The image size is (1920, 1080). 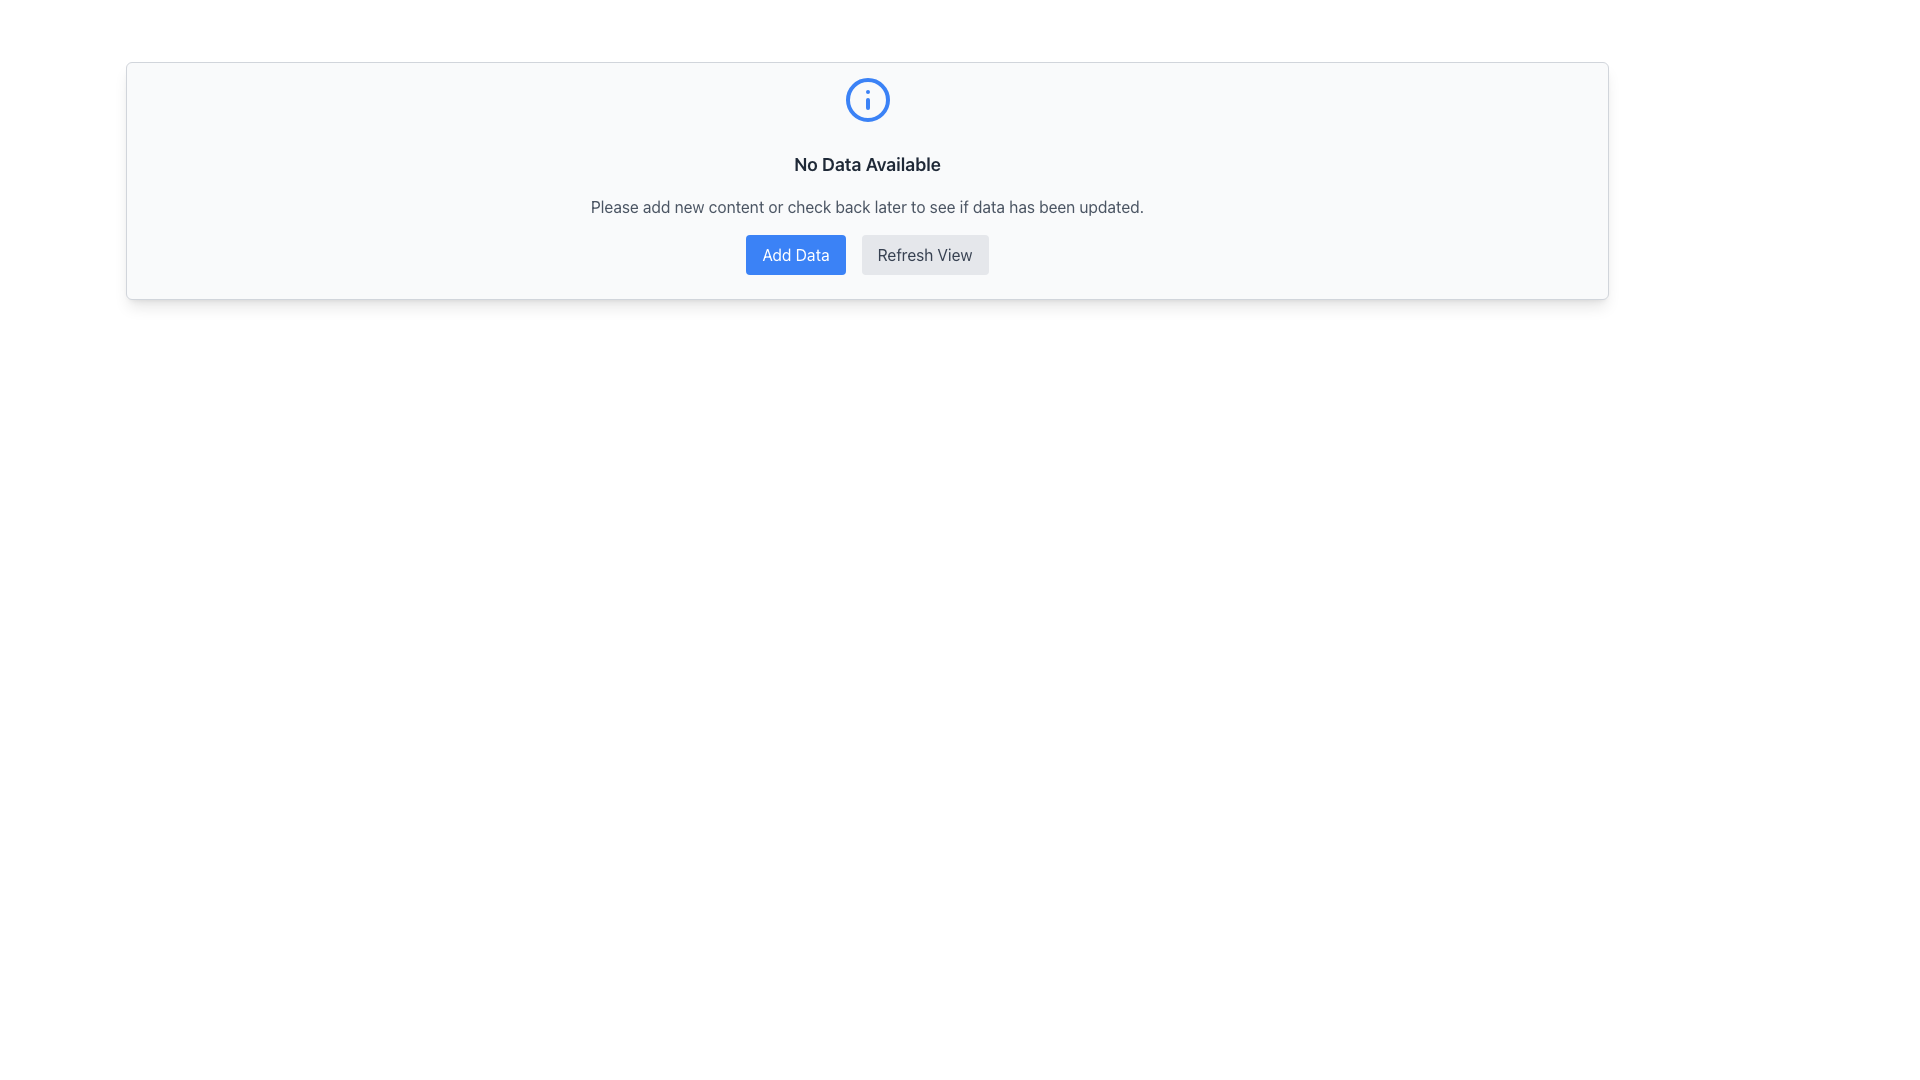 What do you see at coordinates (924, 253) in the screenshot?
I see `the 'Refresh View' button with a light gray background and dark gray text to observe the background color change` at bounding box center [924, 253].